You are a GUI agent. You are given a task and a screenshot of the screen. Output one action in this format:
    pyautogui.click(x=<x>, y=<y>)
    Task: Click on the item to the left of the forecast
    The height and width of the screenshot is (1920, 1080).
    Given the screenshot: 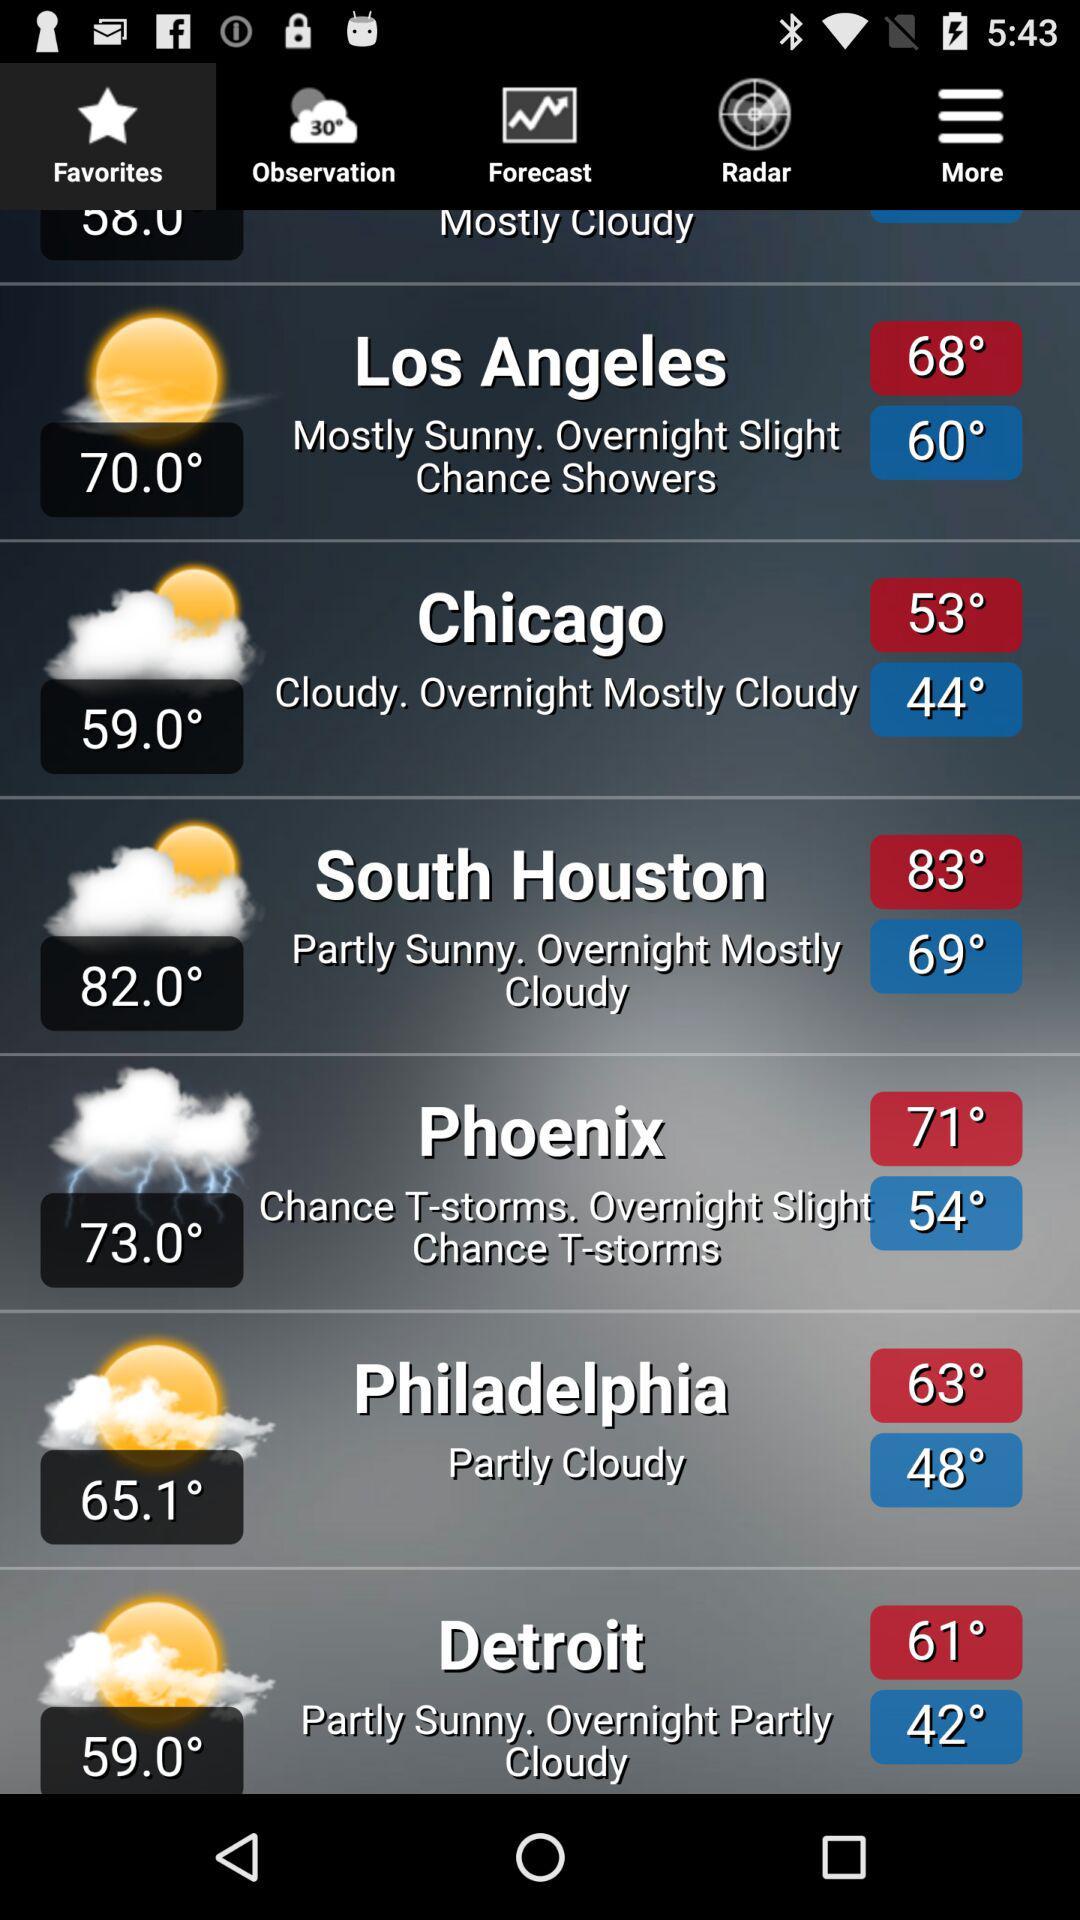 What is the action you would take?
    pyautogui.click(x=323, y=124)
    